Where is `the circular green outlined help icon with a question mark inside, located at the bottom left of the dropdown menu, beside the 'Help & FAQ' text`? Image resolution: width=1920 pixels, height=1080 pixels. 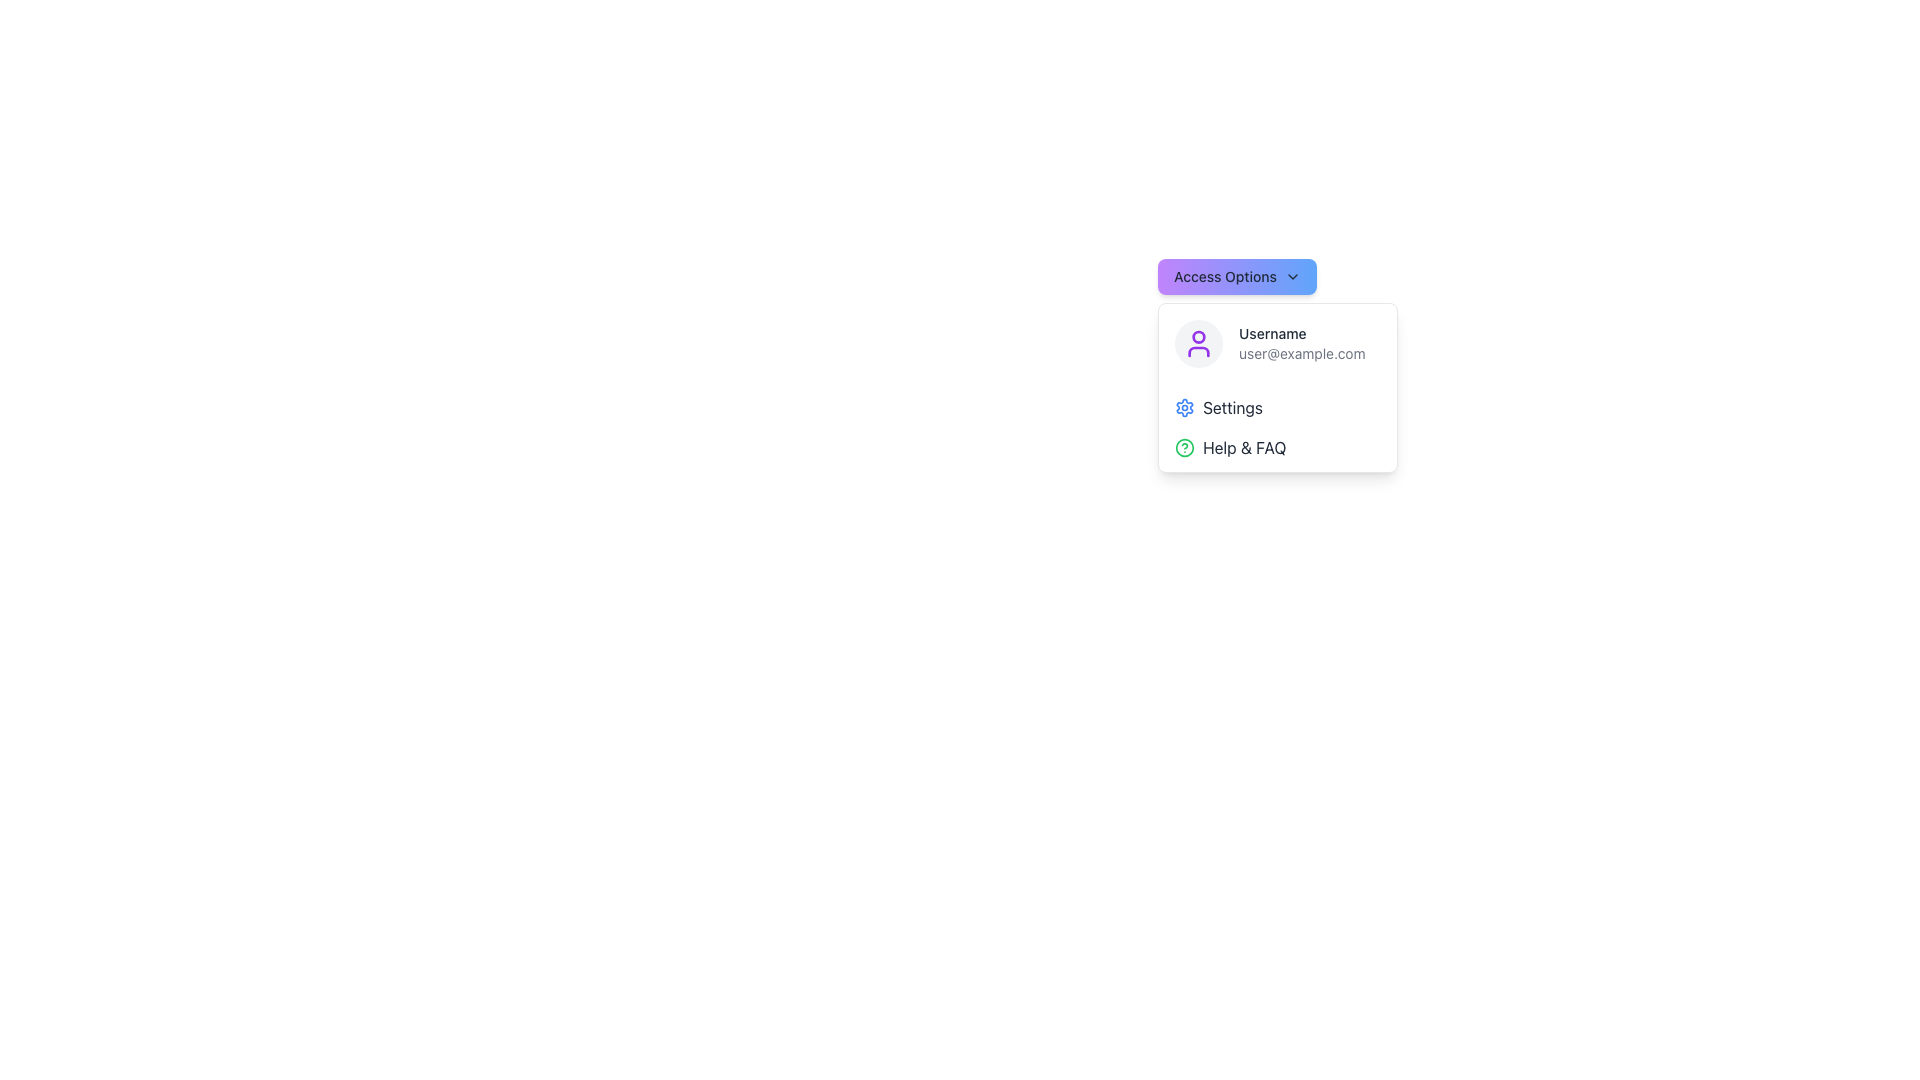
the circular green outlined help icon with a question mark inside, located at the bottom left of the dropdown menu, beside the 'Help & FAQ' text is located at coordinates (1185, 446).